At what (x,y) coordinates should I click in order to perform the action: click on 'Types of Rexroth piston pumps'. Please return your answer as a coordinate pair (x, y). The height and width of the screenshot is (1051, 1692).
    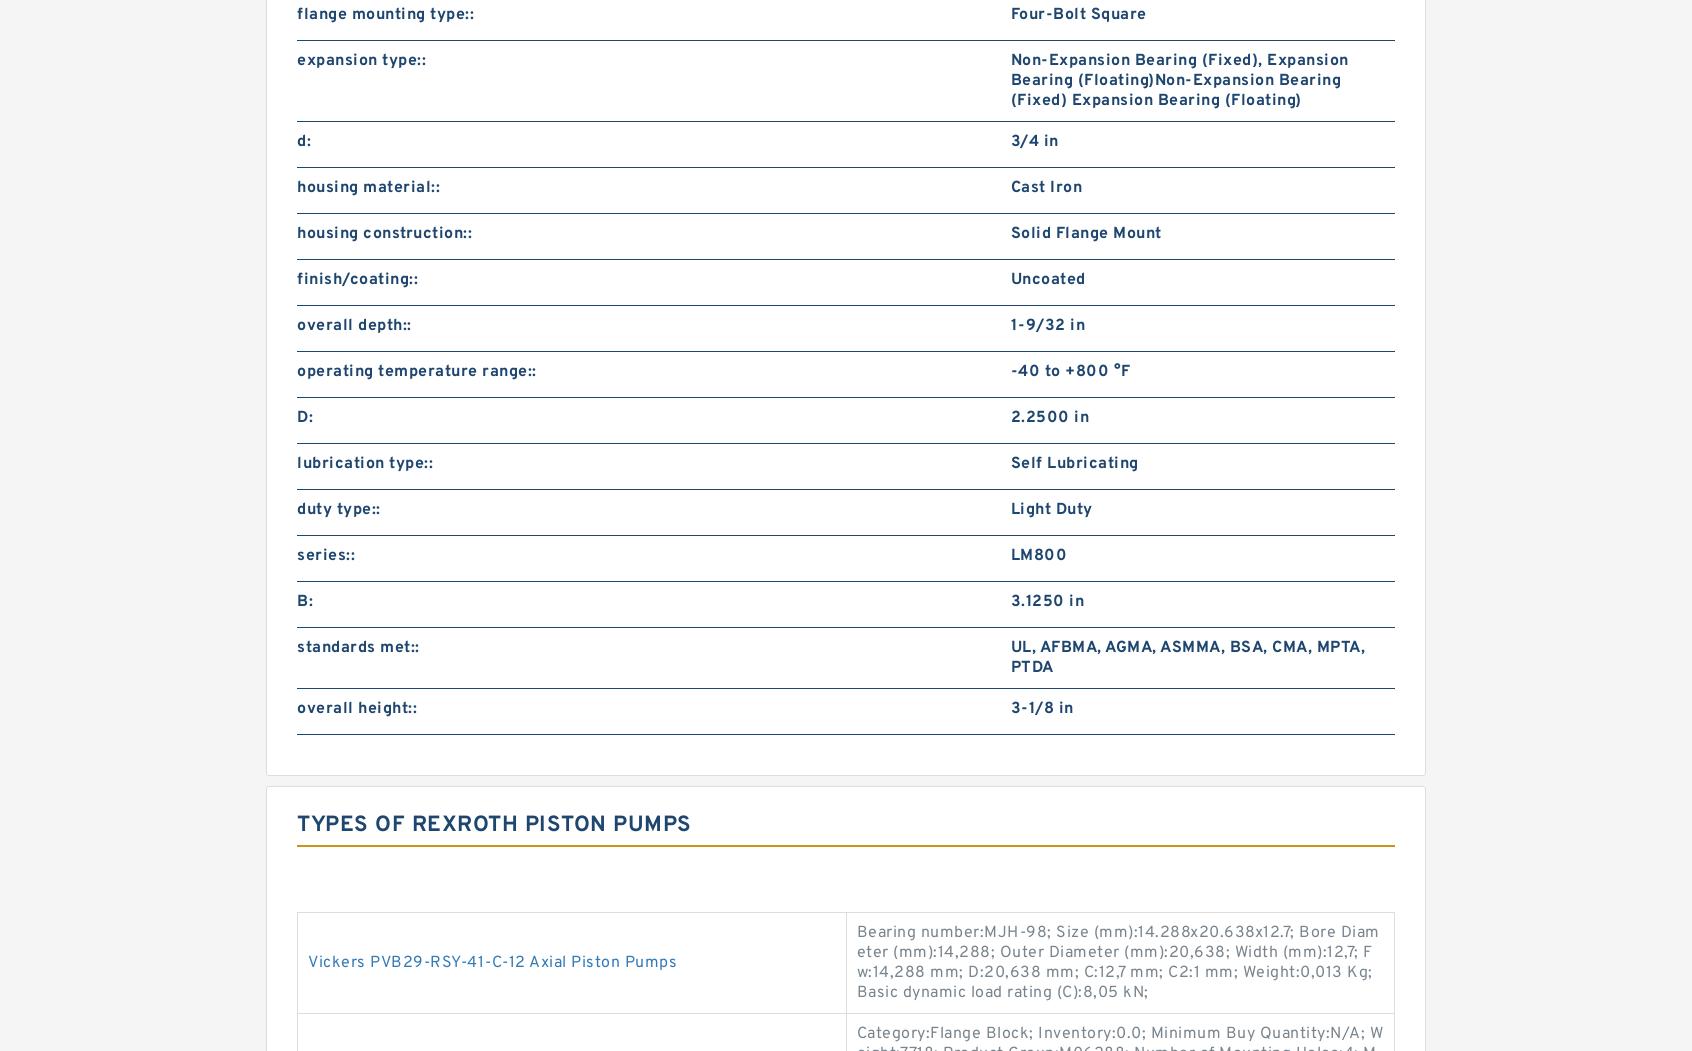
    Looking at the image, I should click on (494, 825).